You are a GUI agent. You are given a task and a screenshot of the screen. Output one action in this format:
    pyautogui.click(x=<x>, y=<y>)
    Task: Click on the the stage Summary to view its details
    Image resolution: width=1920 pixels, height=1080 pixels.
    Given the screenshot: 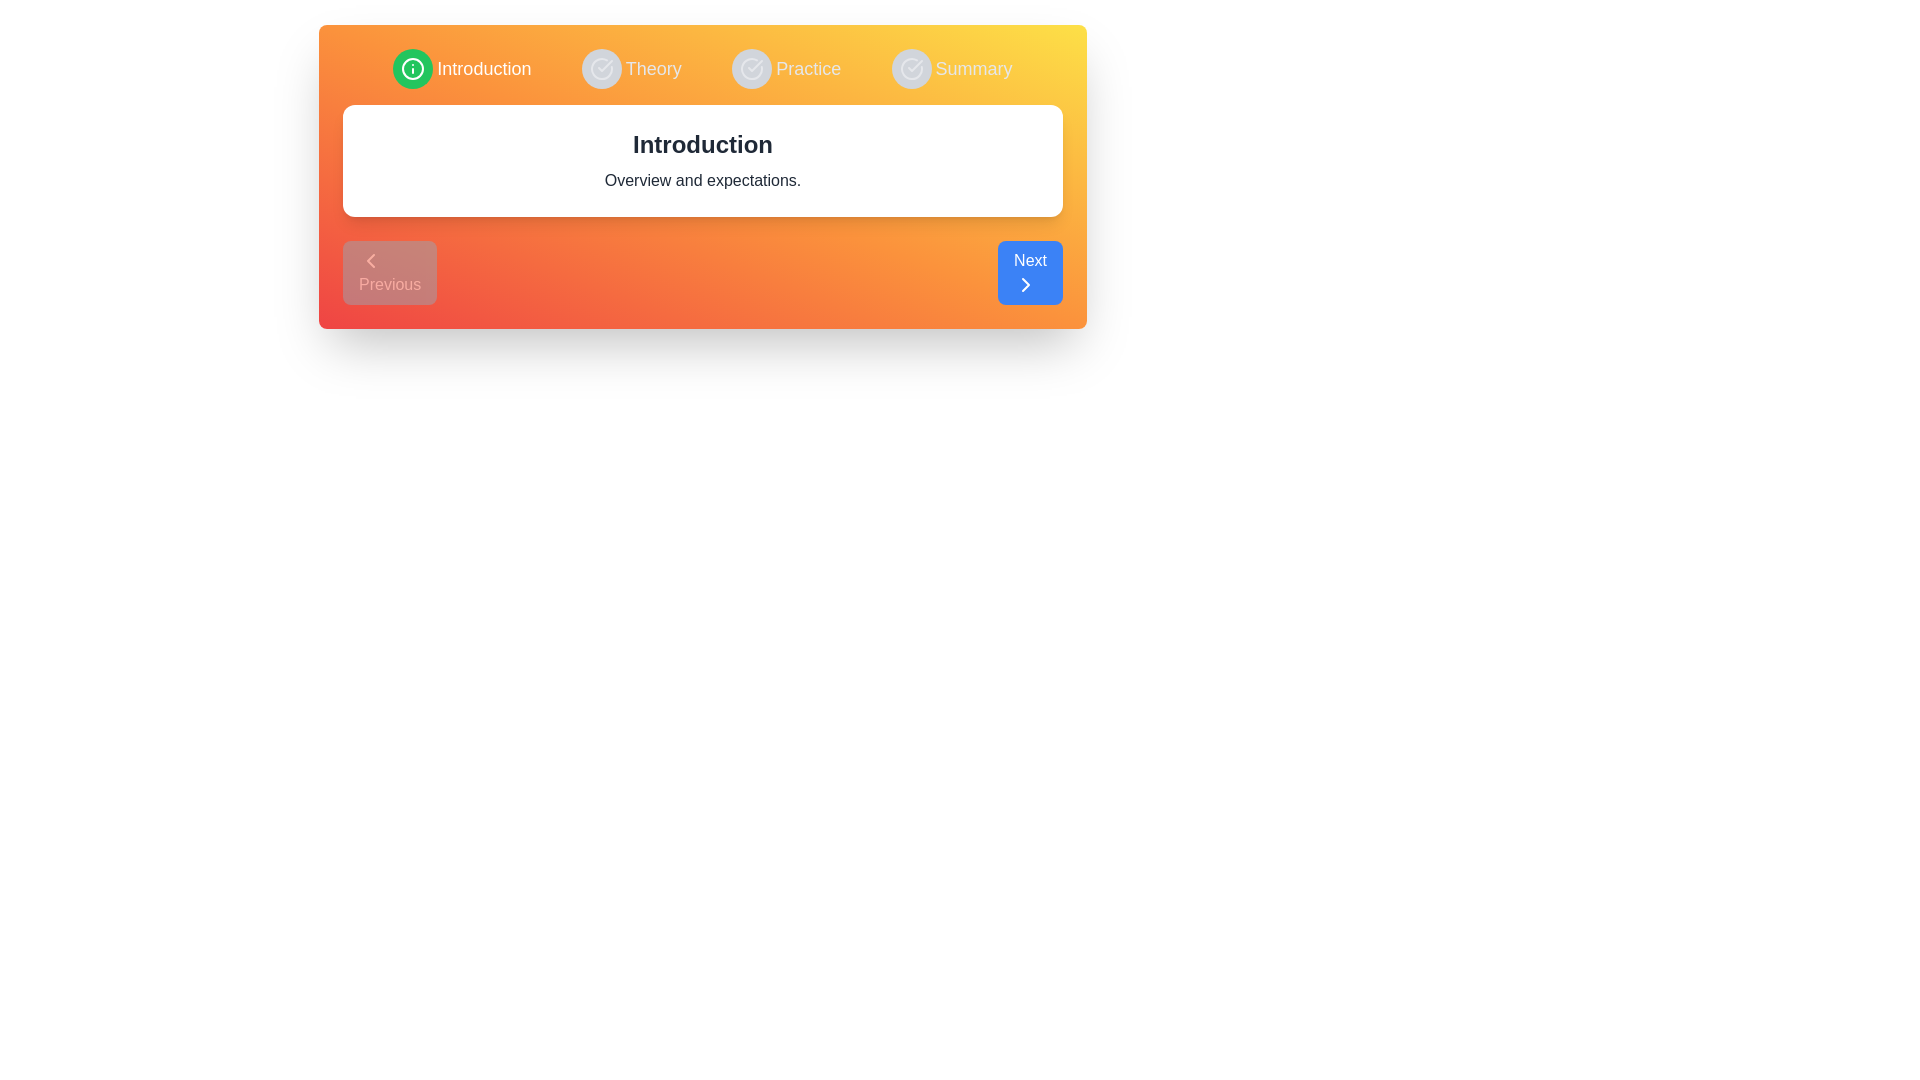 What is the action you would take?
    pyautogui.click(x=951, y=68)
    